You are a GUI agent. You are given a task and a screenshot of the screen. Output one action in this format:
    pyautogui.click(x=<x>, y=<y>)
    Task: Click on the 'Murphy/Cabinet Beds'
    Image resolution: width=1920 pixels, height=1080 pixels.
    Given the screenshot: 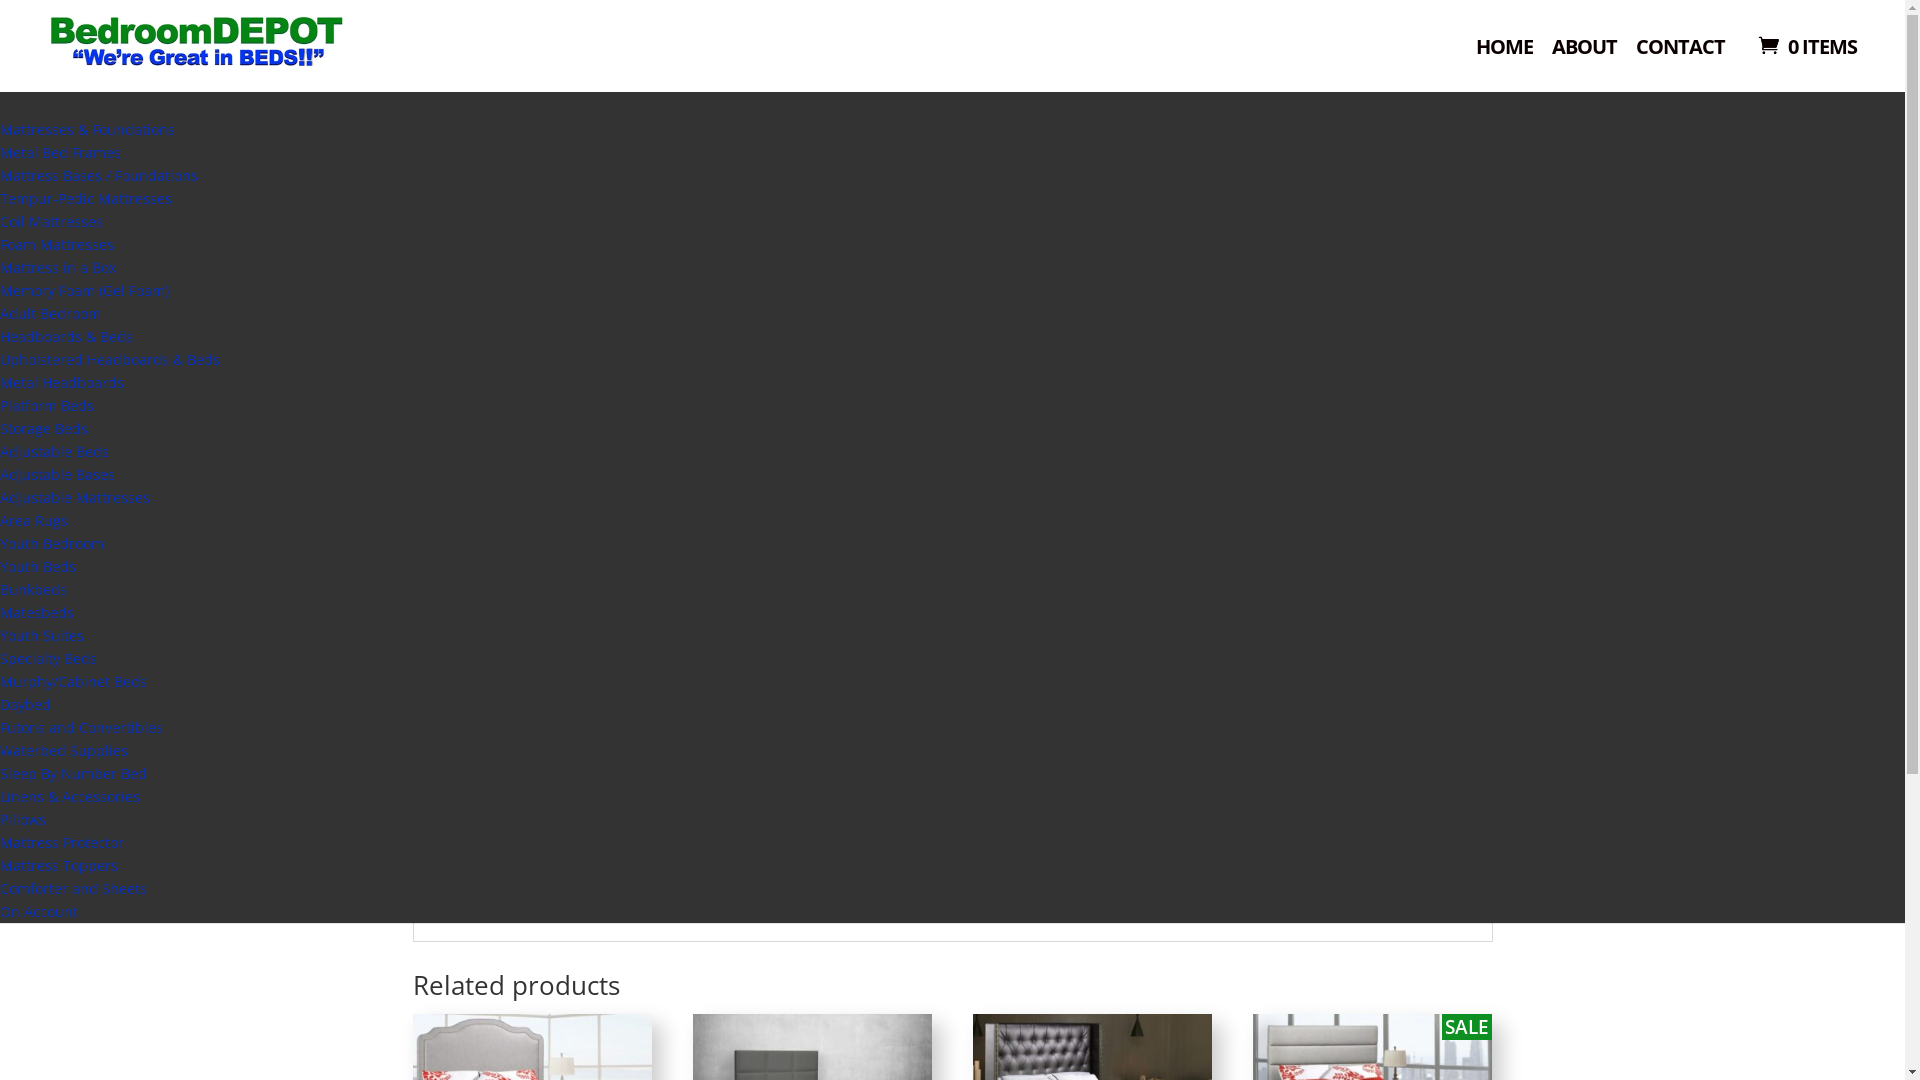 What is the action you would take?
    pyautogui.click(x=0, y=680)
    